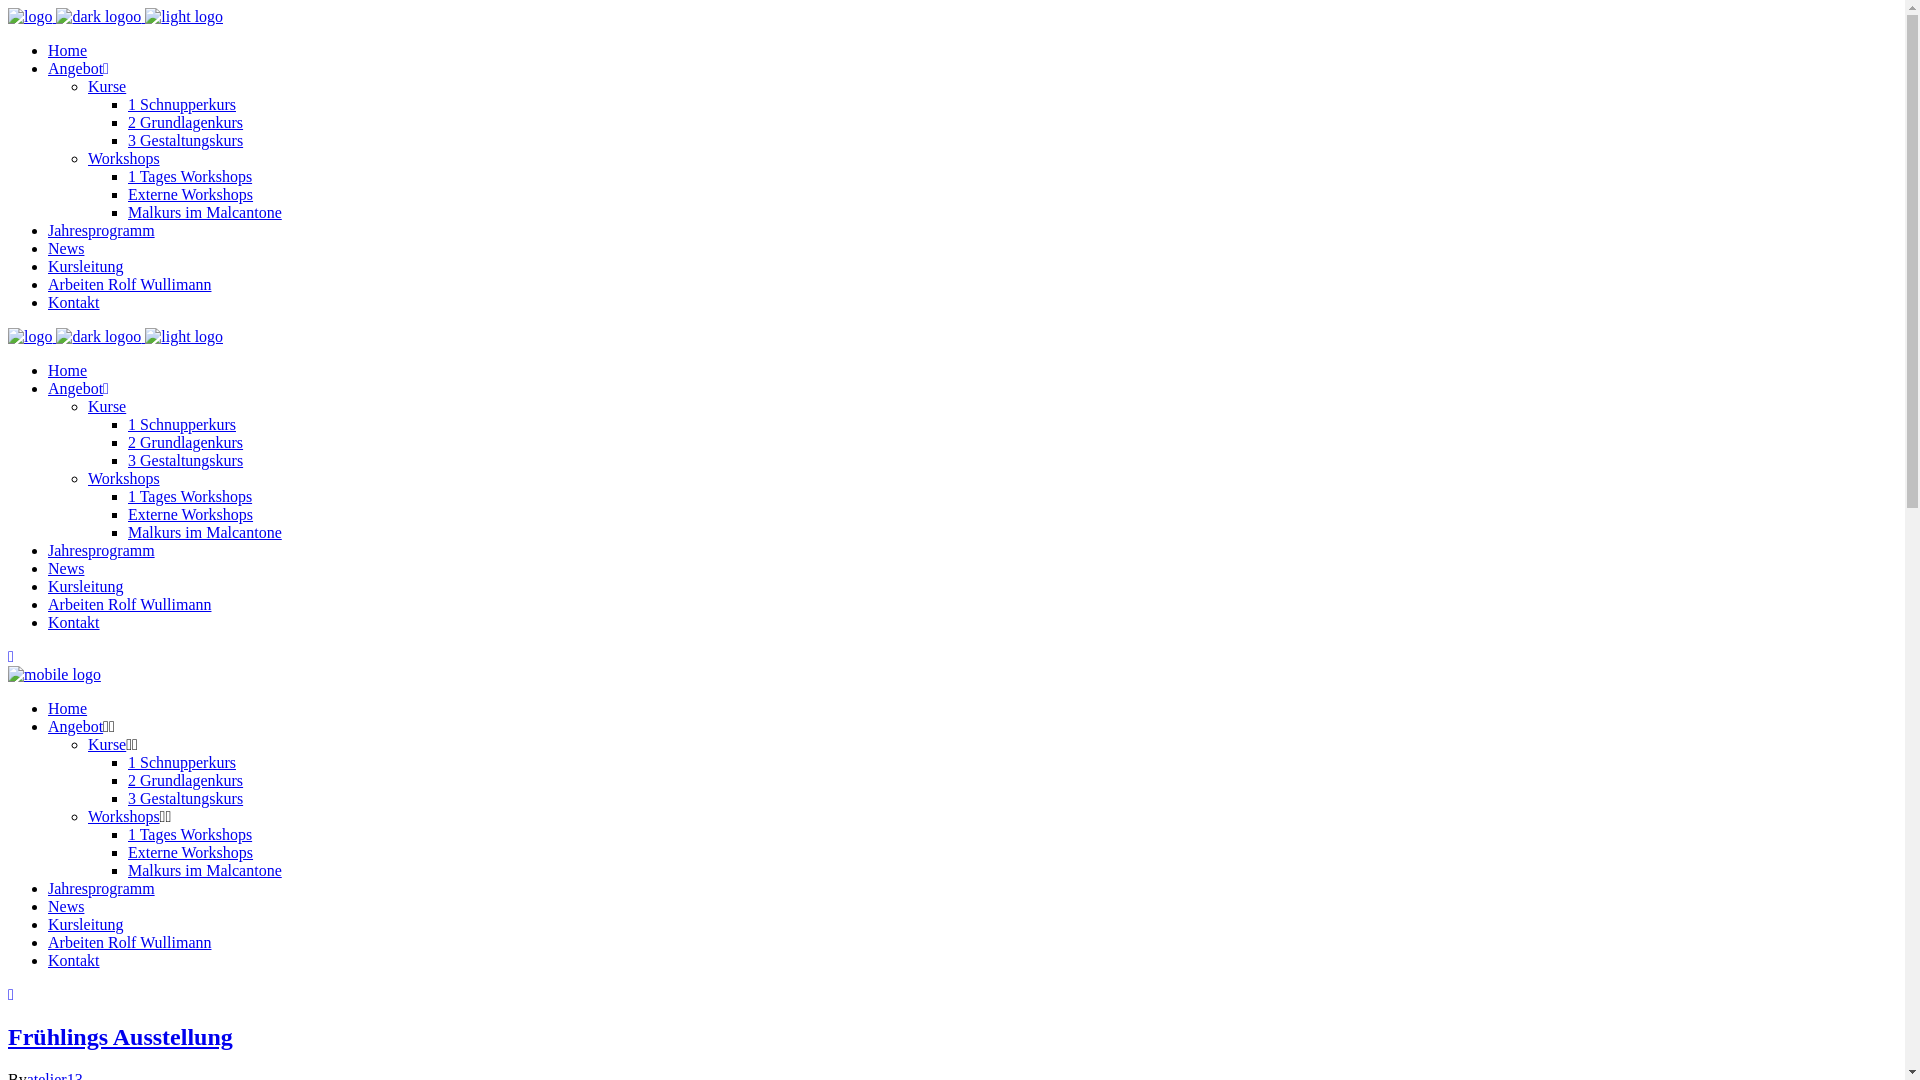  I want to click on 'Kursleitung', so click(85, 585).